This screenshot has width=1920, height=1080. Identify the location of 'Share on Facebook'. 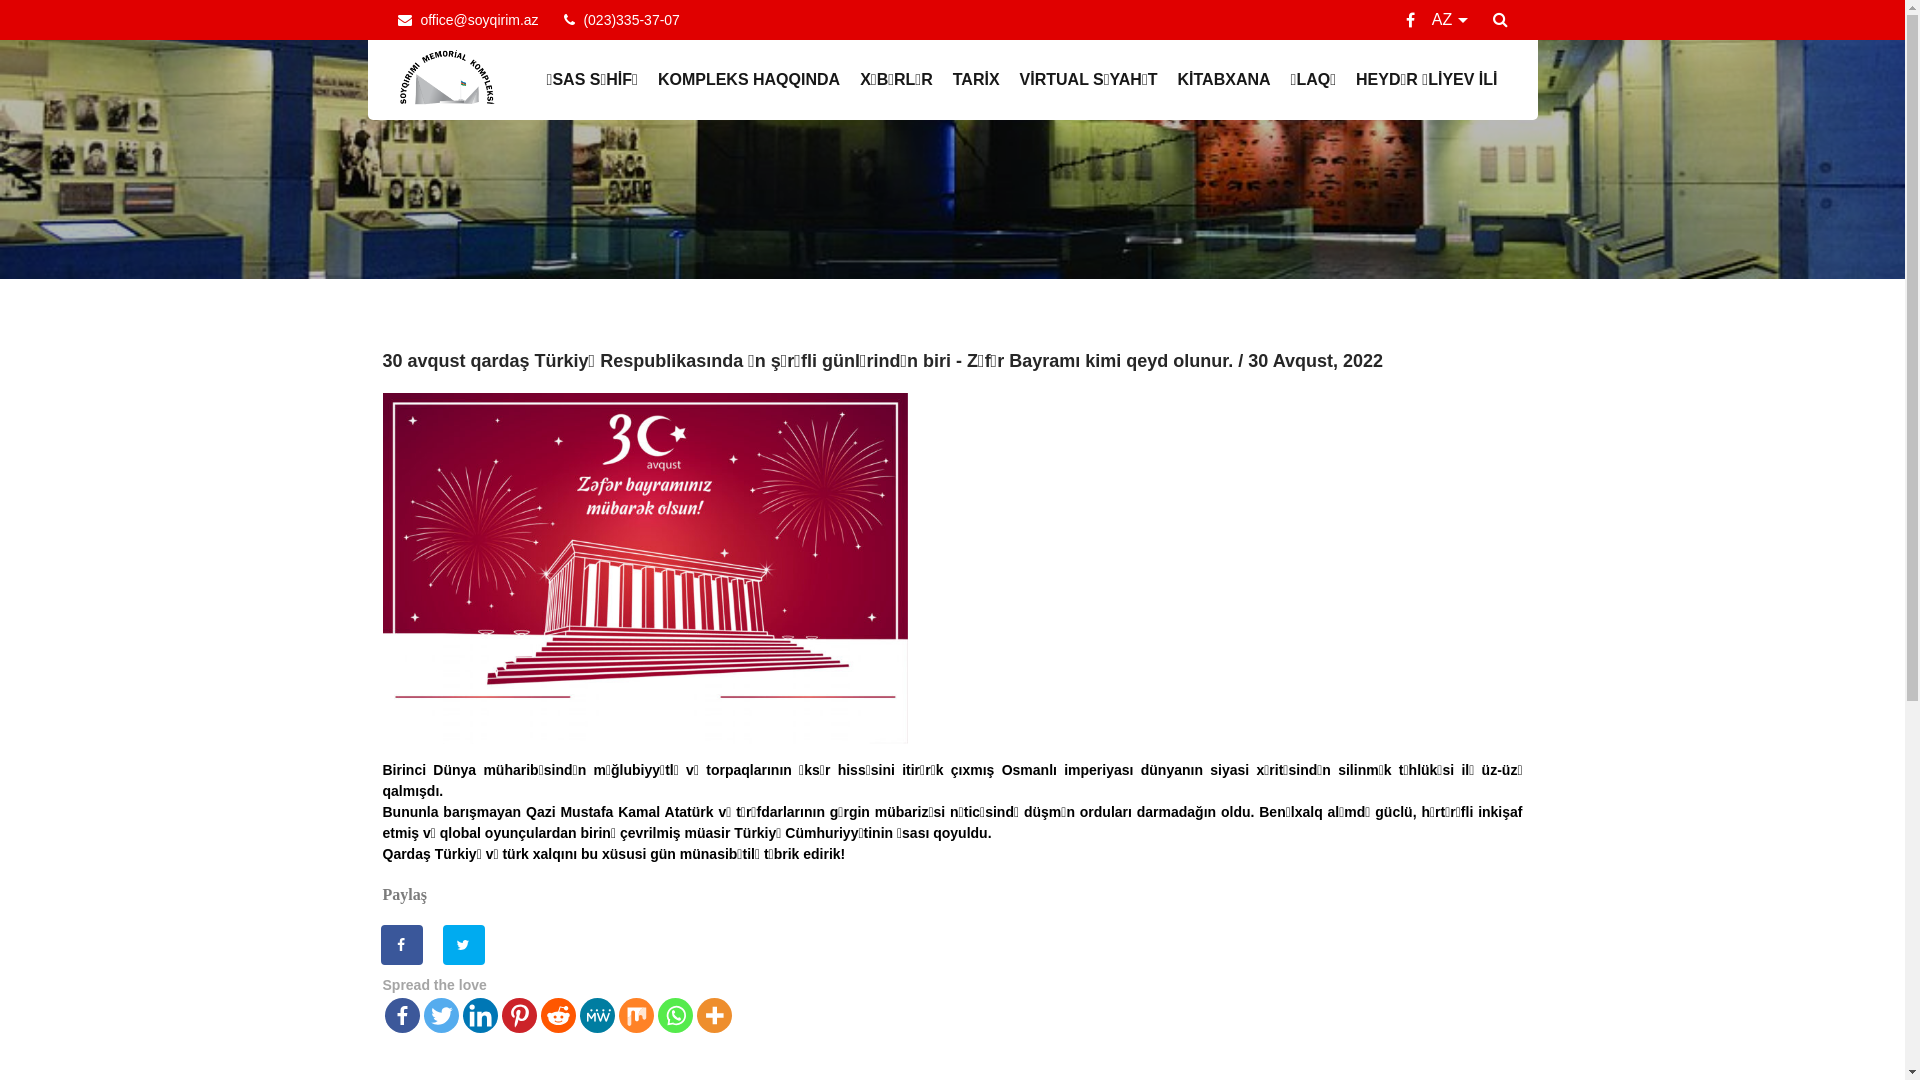
(401, 945).